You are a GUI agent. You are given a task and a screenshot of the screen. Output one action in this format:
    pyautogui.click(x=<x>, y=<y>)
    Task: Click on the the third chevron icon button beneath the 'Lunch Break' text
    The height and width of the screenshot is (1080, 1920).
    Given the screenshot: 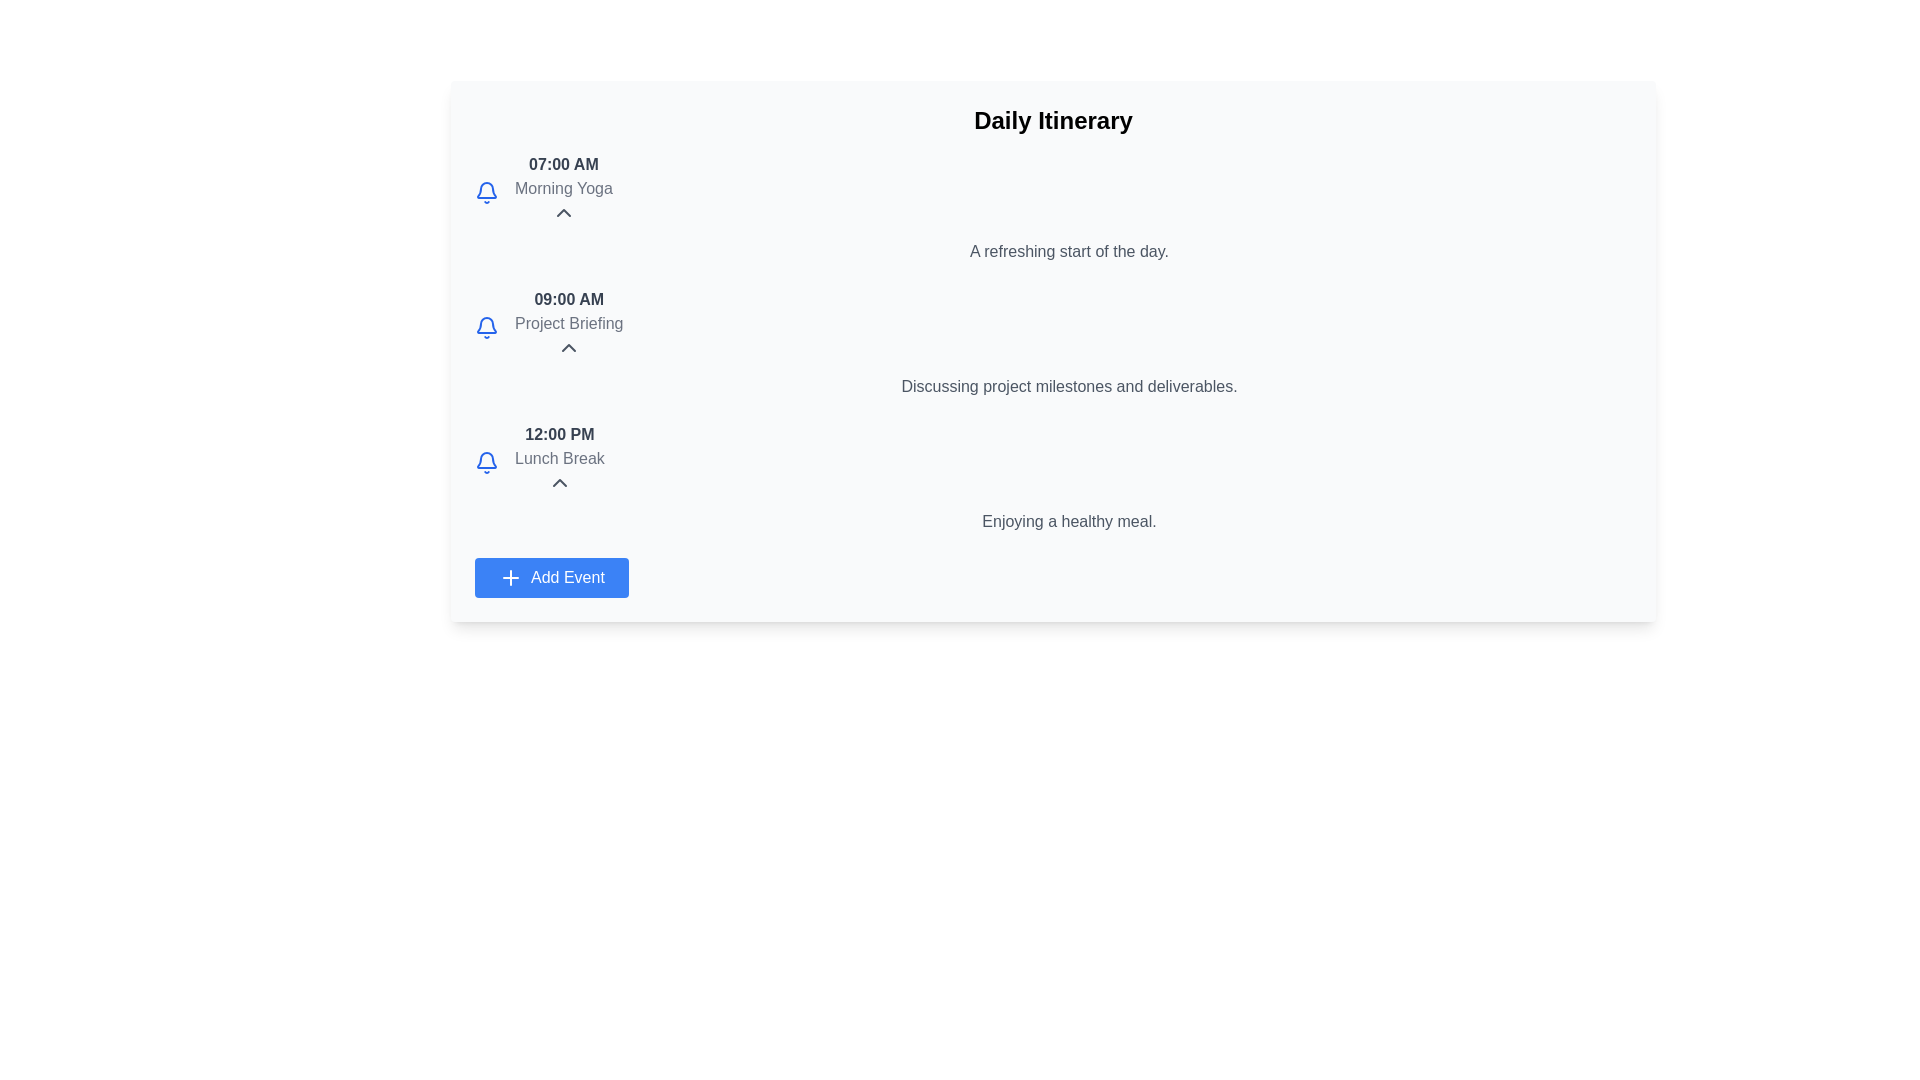 What is the action you would take?
    pyautogui.click(x=559, y=482)
    